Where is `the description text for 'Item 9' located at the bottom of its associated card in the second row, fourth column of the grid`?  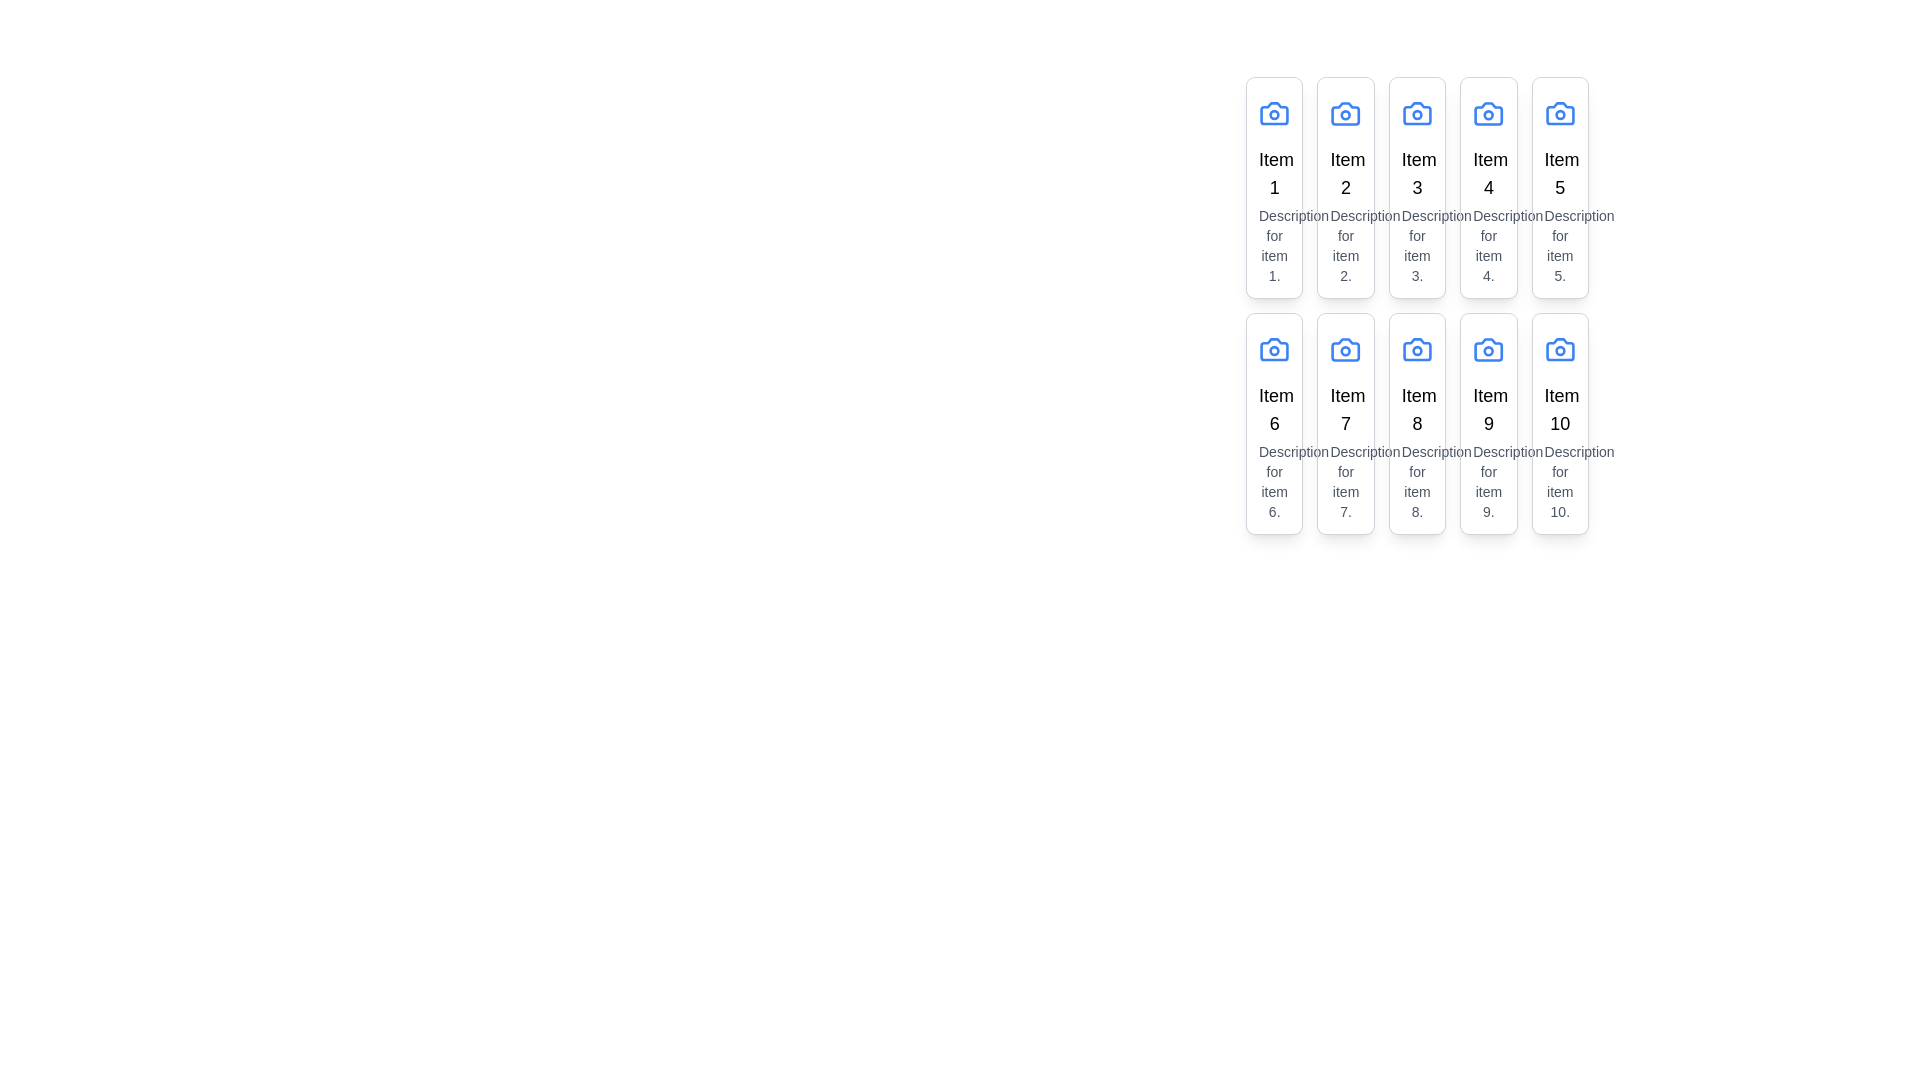 the description text for 'Item 9' located at the bottom of its associated card in the second row, fourth column of the grid is located at coordinates (1488, 482).